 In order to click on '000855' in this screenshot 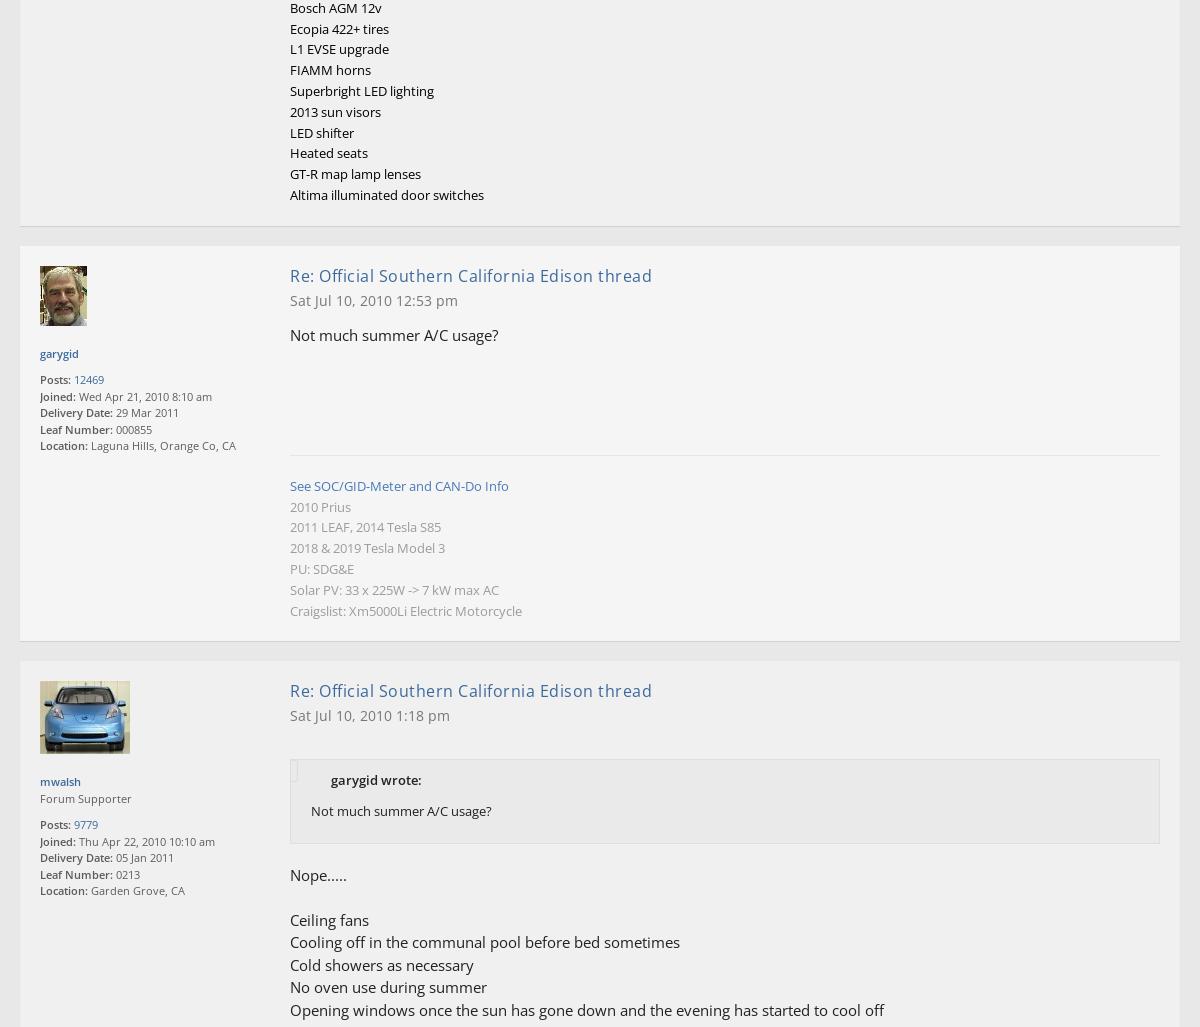, I will do `click(132, 427)`.